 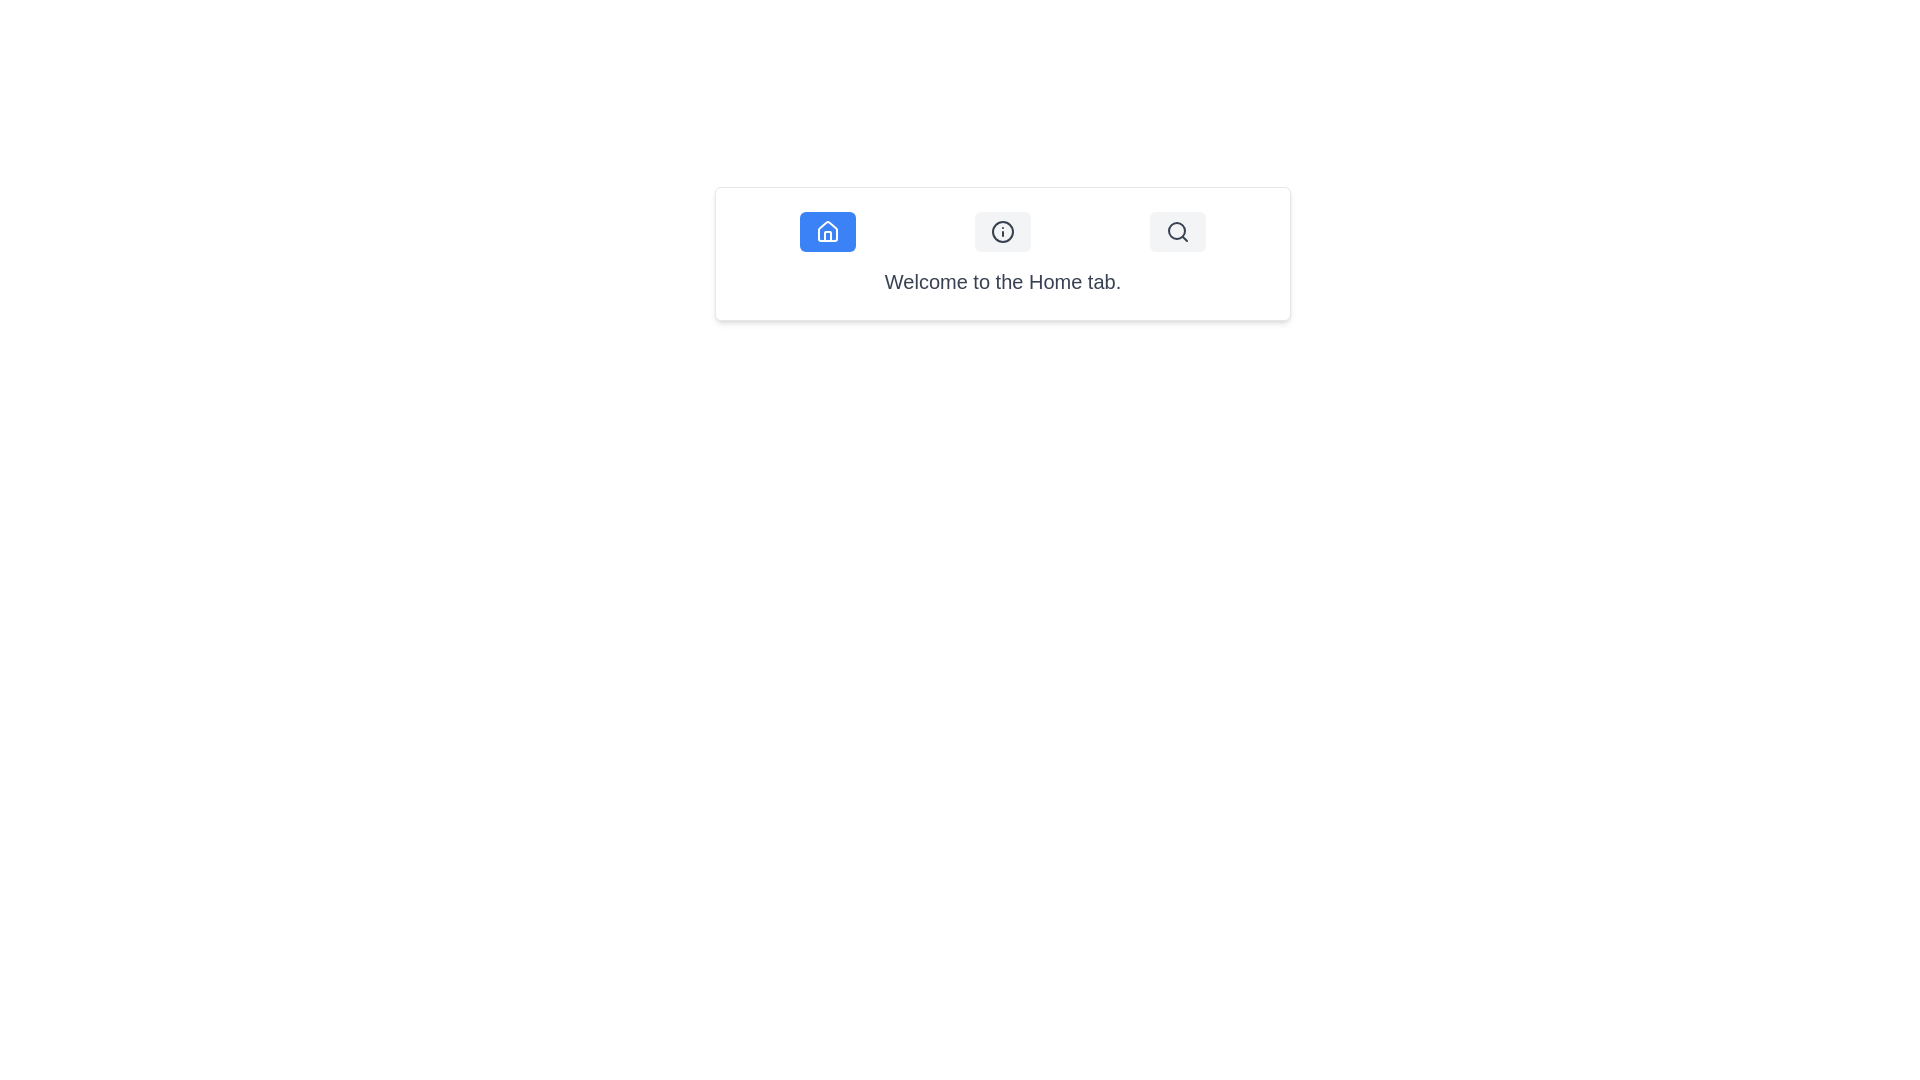 I want to click on the magnifying glass icon, which is the rightmost icon among three horizontally aligned icons, so click(x=1178, y=230).